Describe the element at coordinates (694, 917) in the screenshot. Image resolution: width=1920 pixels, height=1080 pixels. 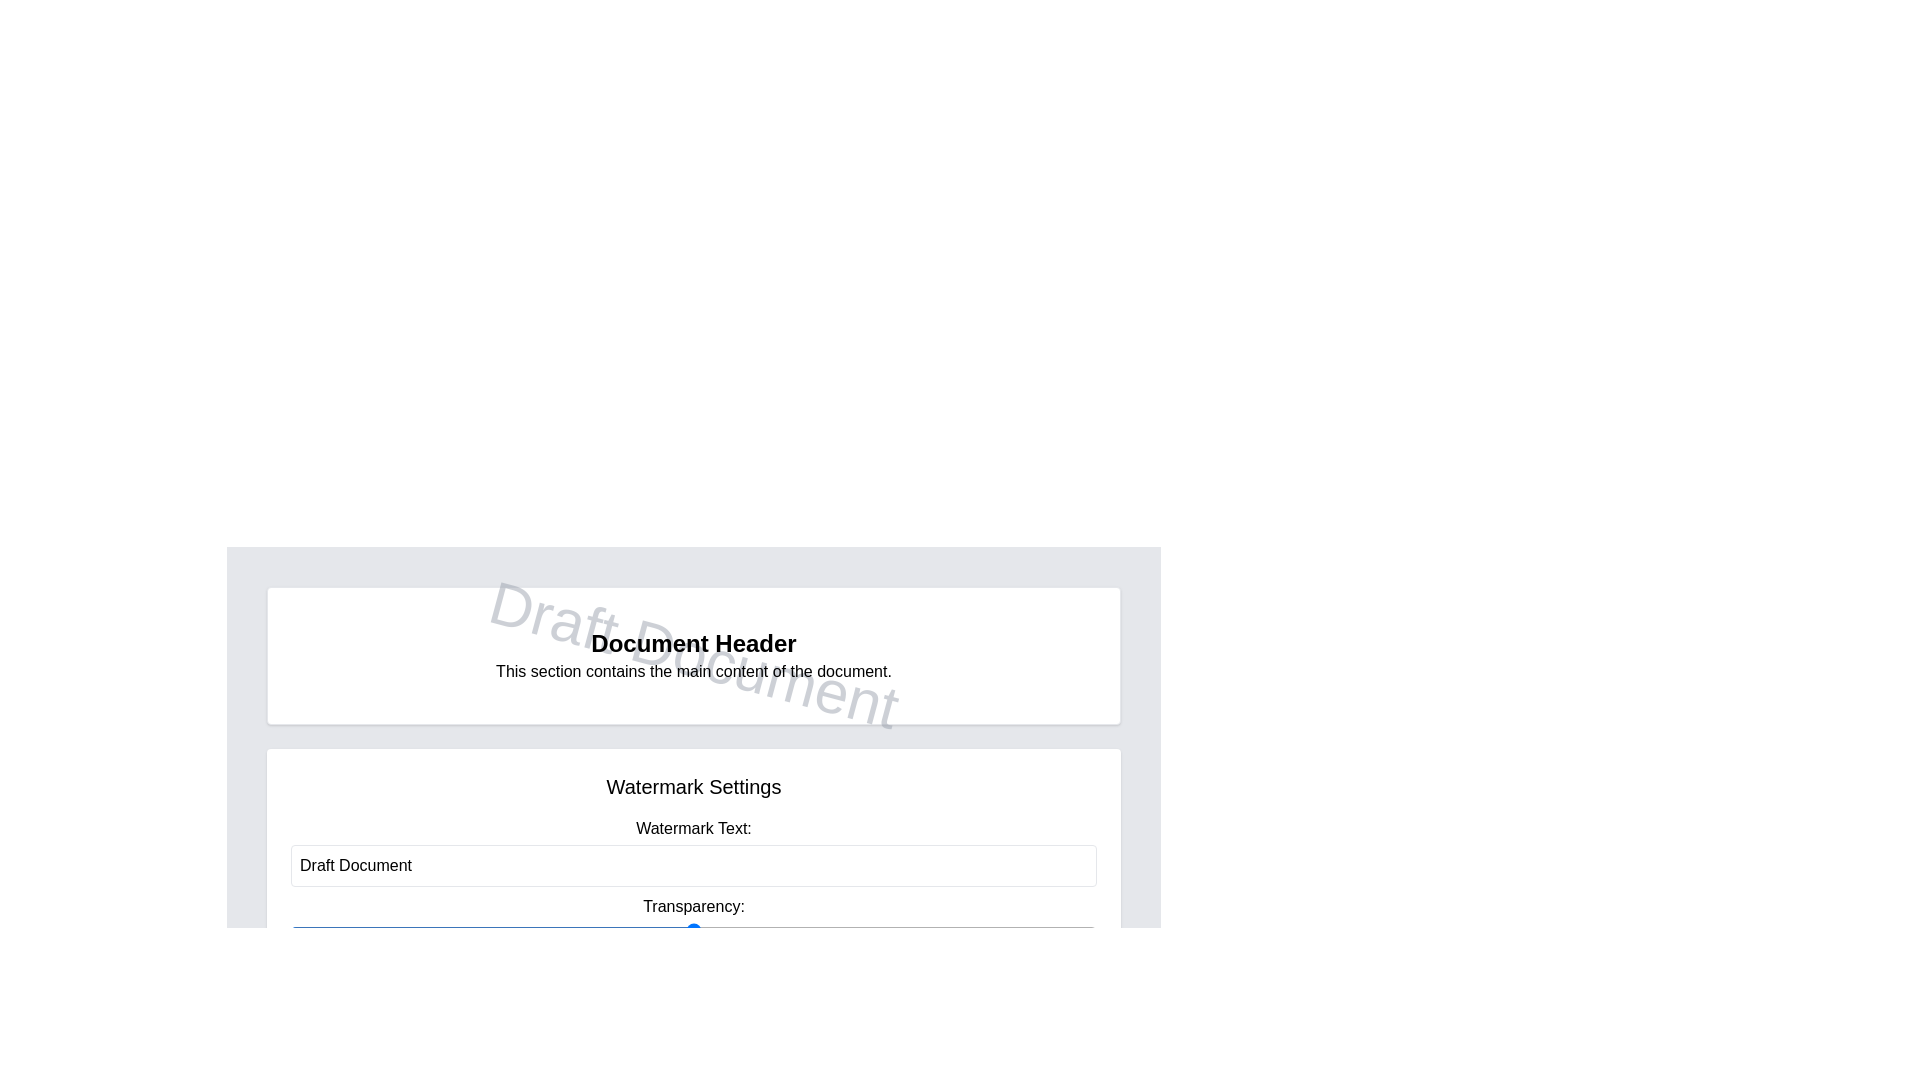
I see `the third textual label indicating the transparency level in the 'Watermark Settings' section, which is located centrally between the 'Watermark Text:' and 'Rotation Angle:' labels` at that location.